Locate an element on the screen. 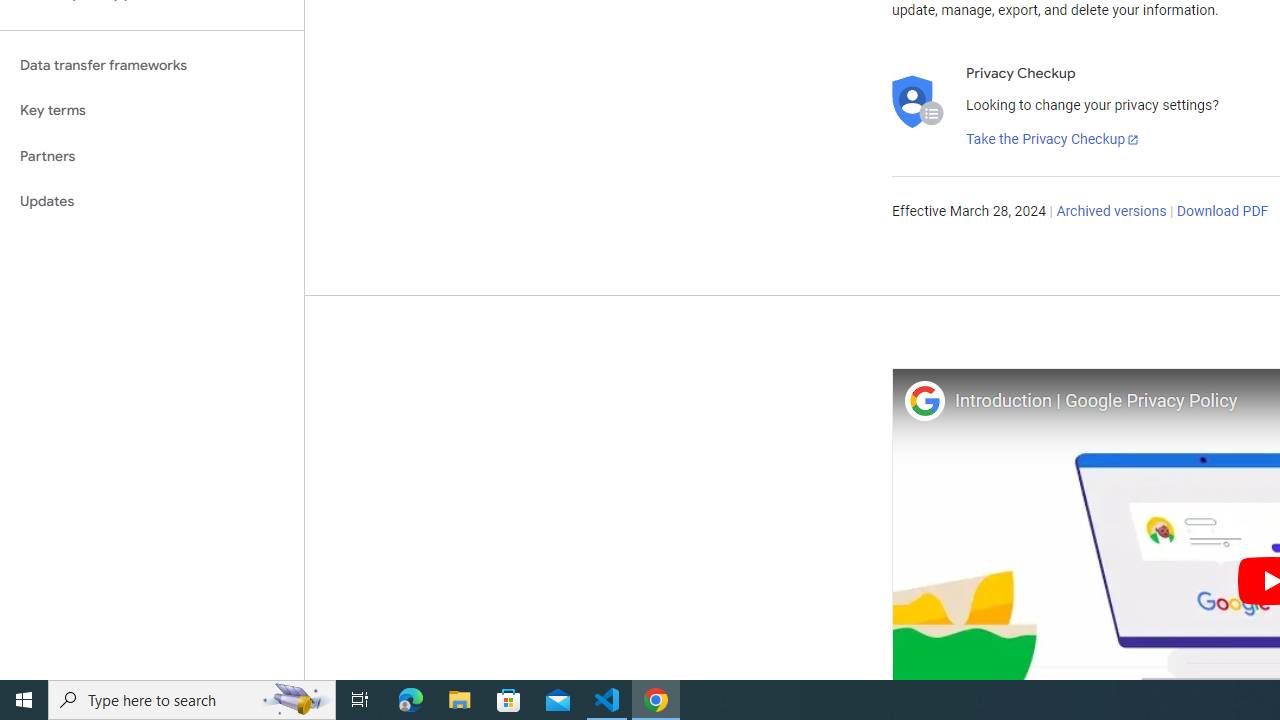 The width and height of the screenshot is (1280, 720). 'Updates' is located at coordinates (151, 201).